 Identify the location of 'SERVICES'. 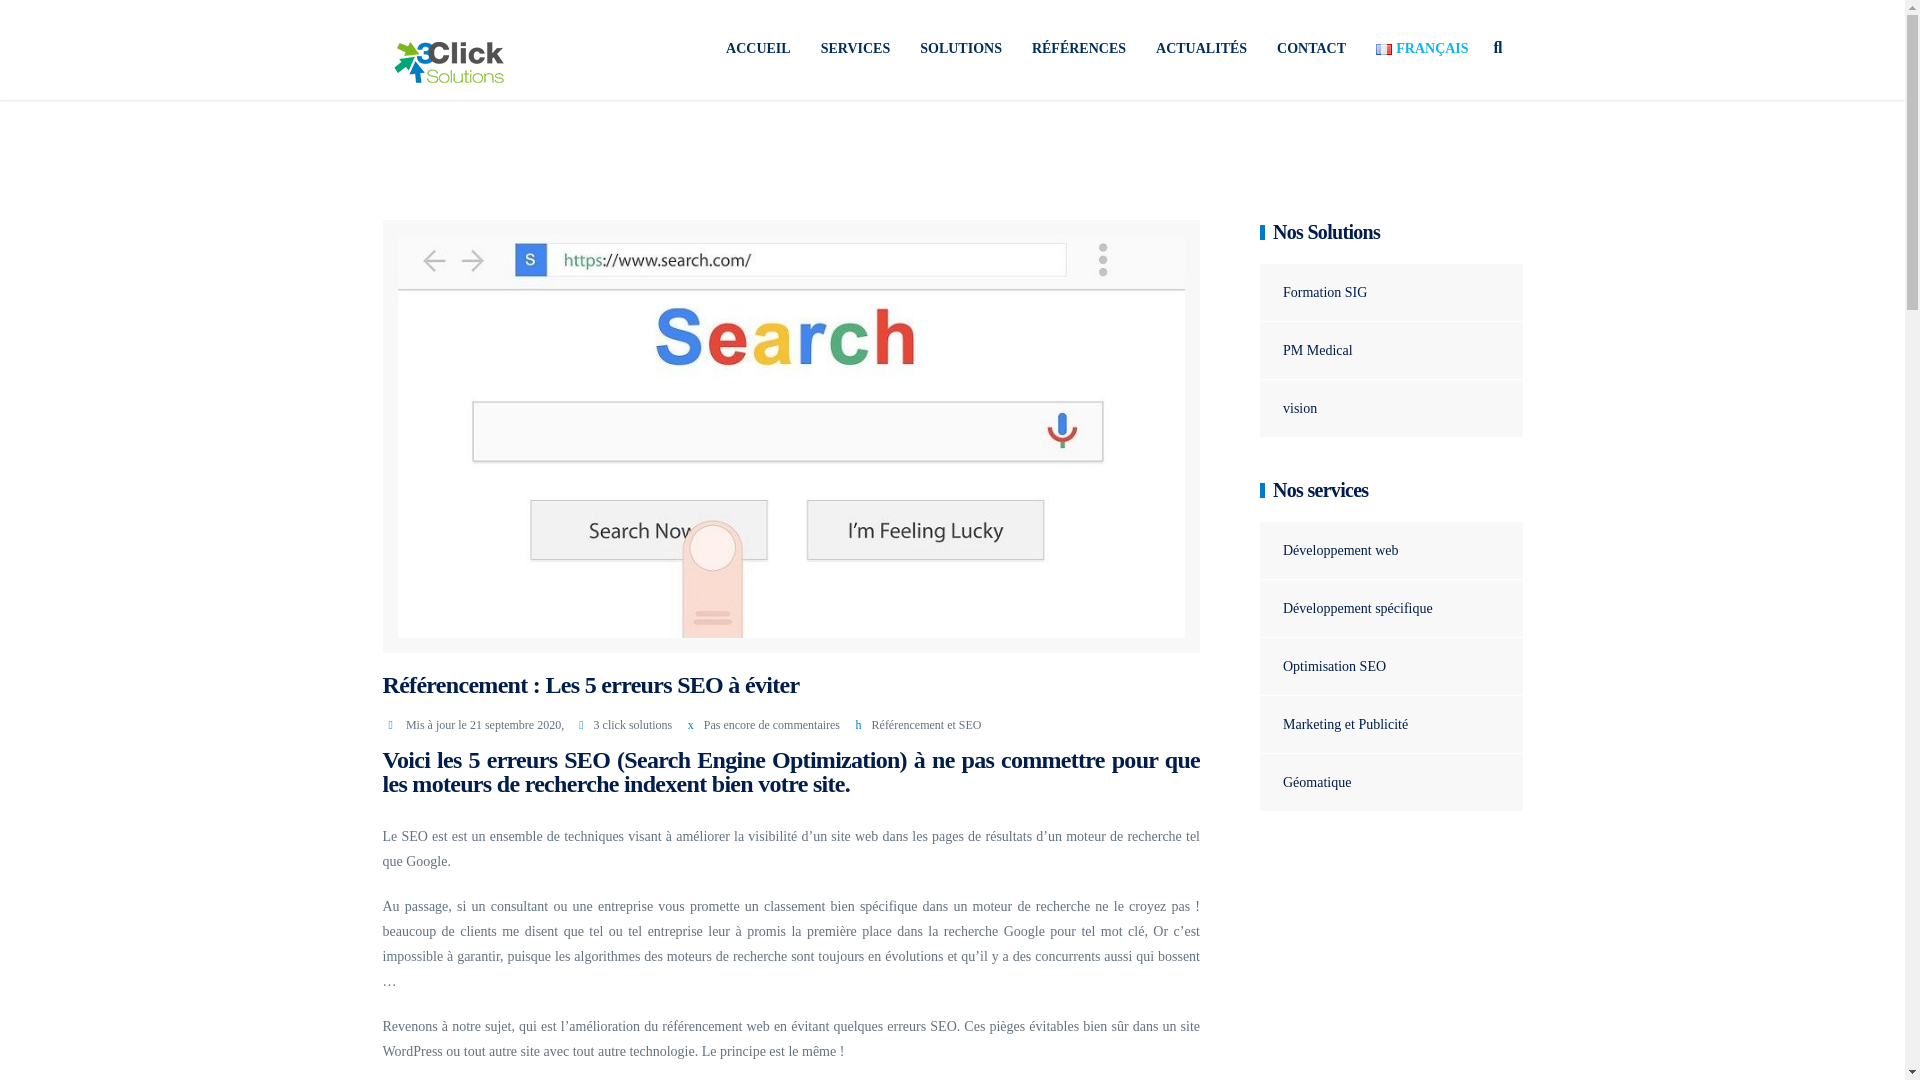
(855, 48).